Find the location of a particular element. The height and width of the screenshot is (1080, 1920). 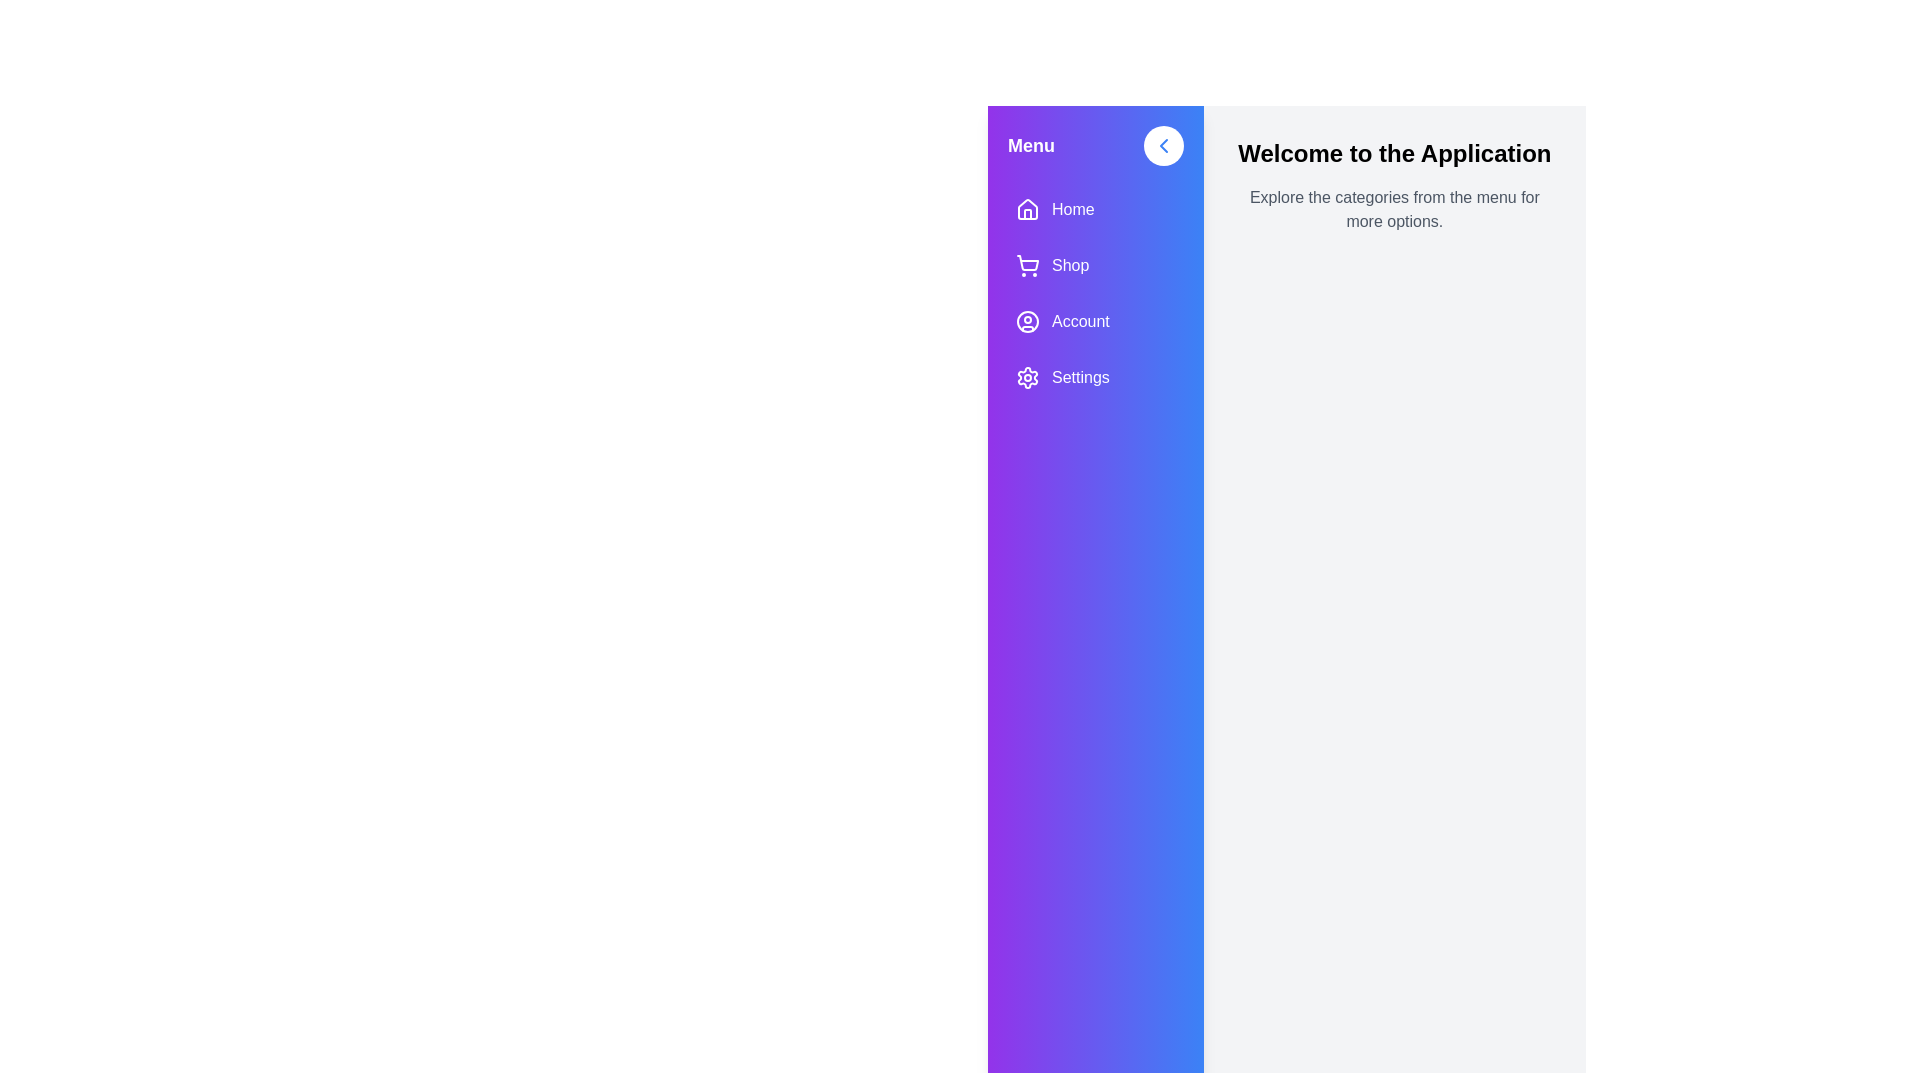

the 'Home' button in the vertical navigation menu is located at coordinates (1094, 209).